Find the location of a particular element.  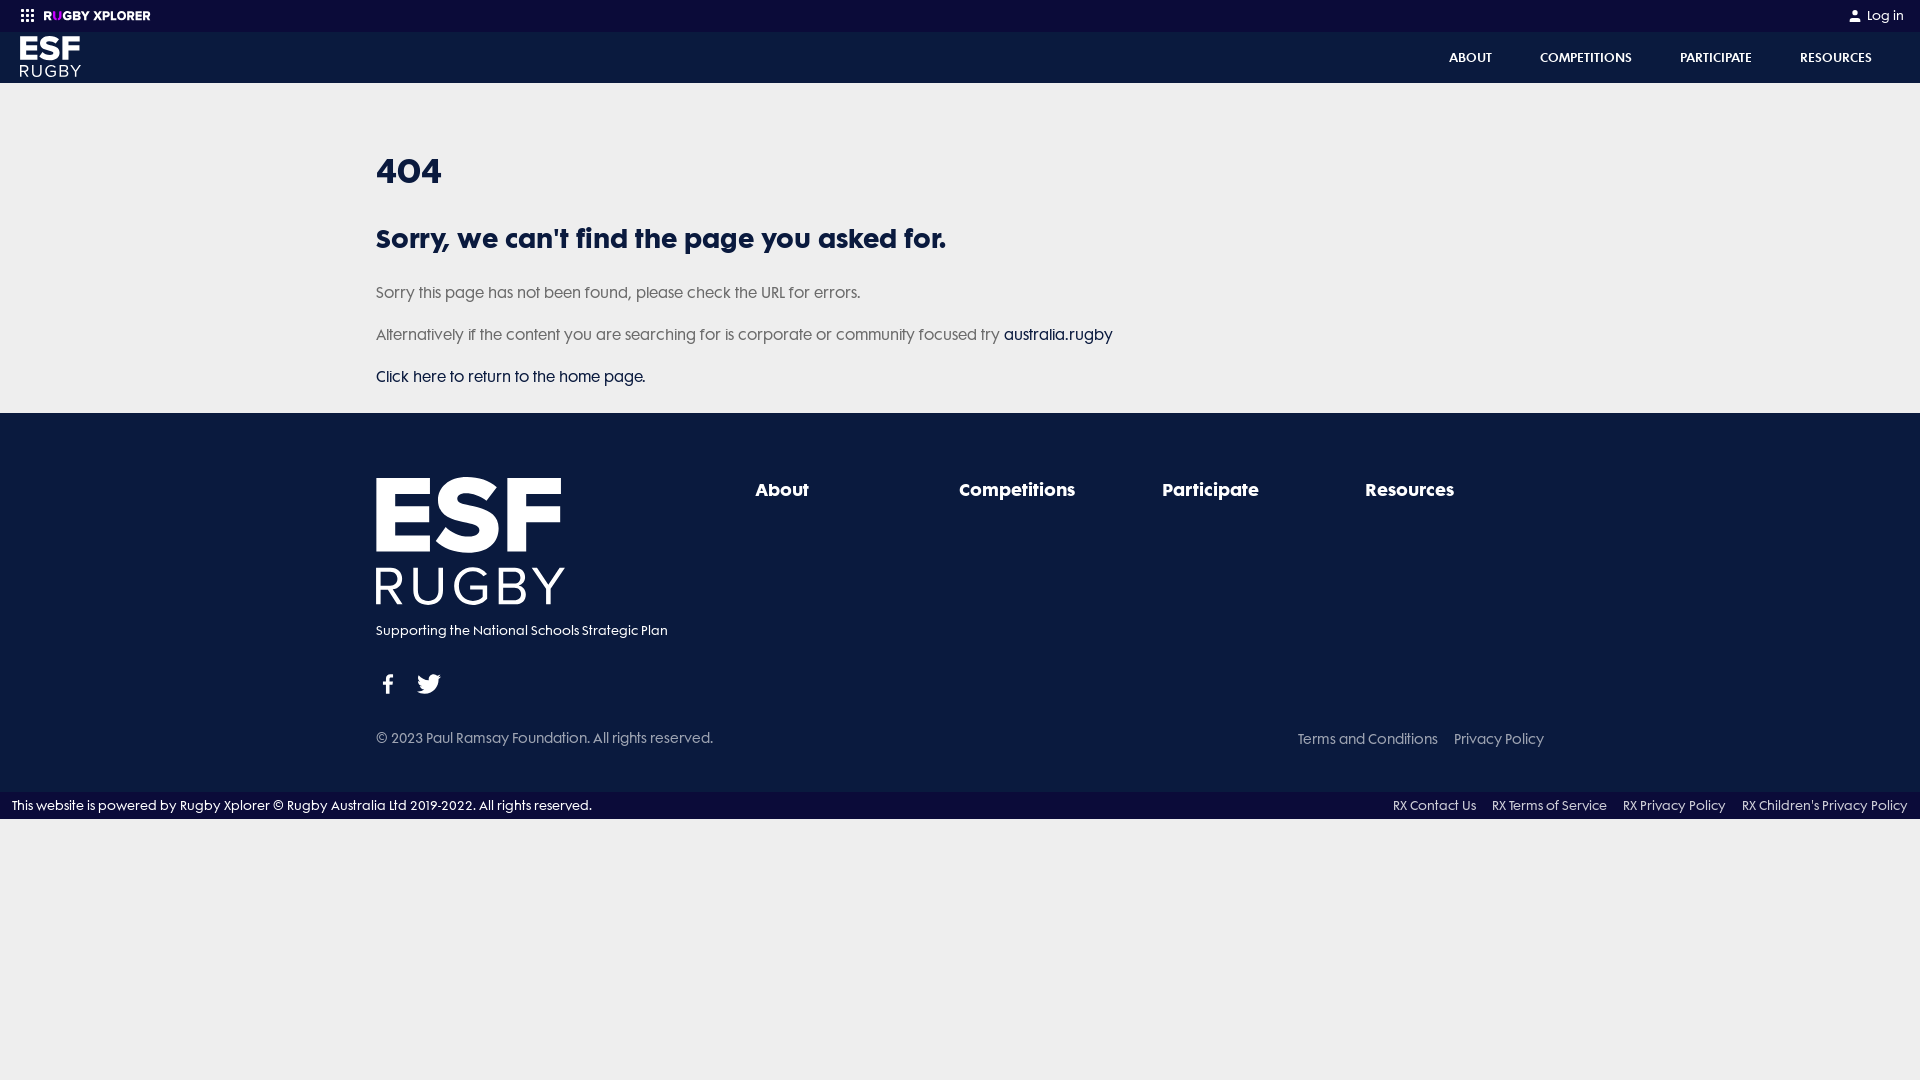

'Competitions' is located at coordinates (1017, 489).